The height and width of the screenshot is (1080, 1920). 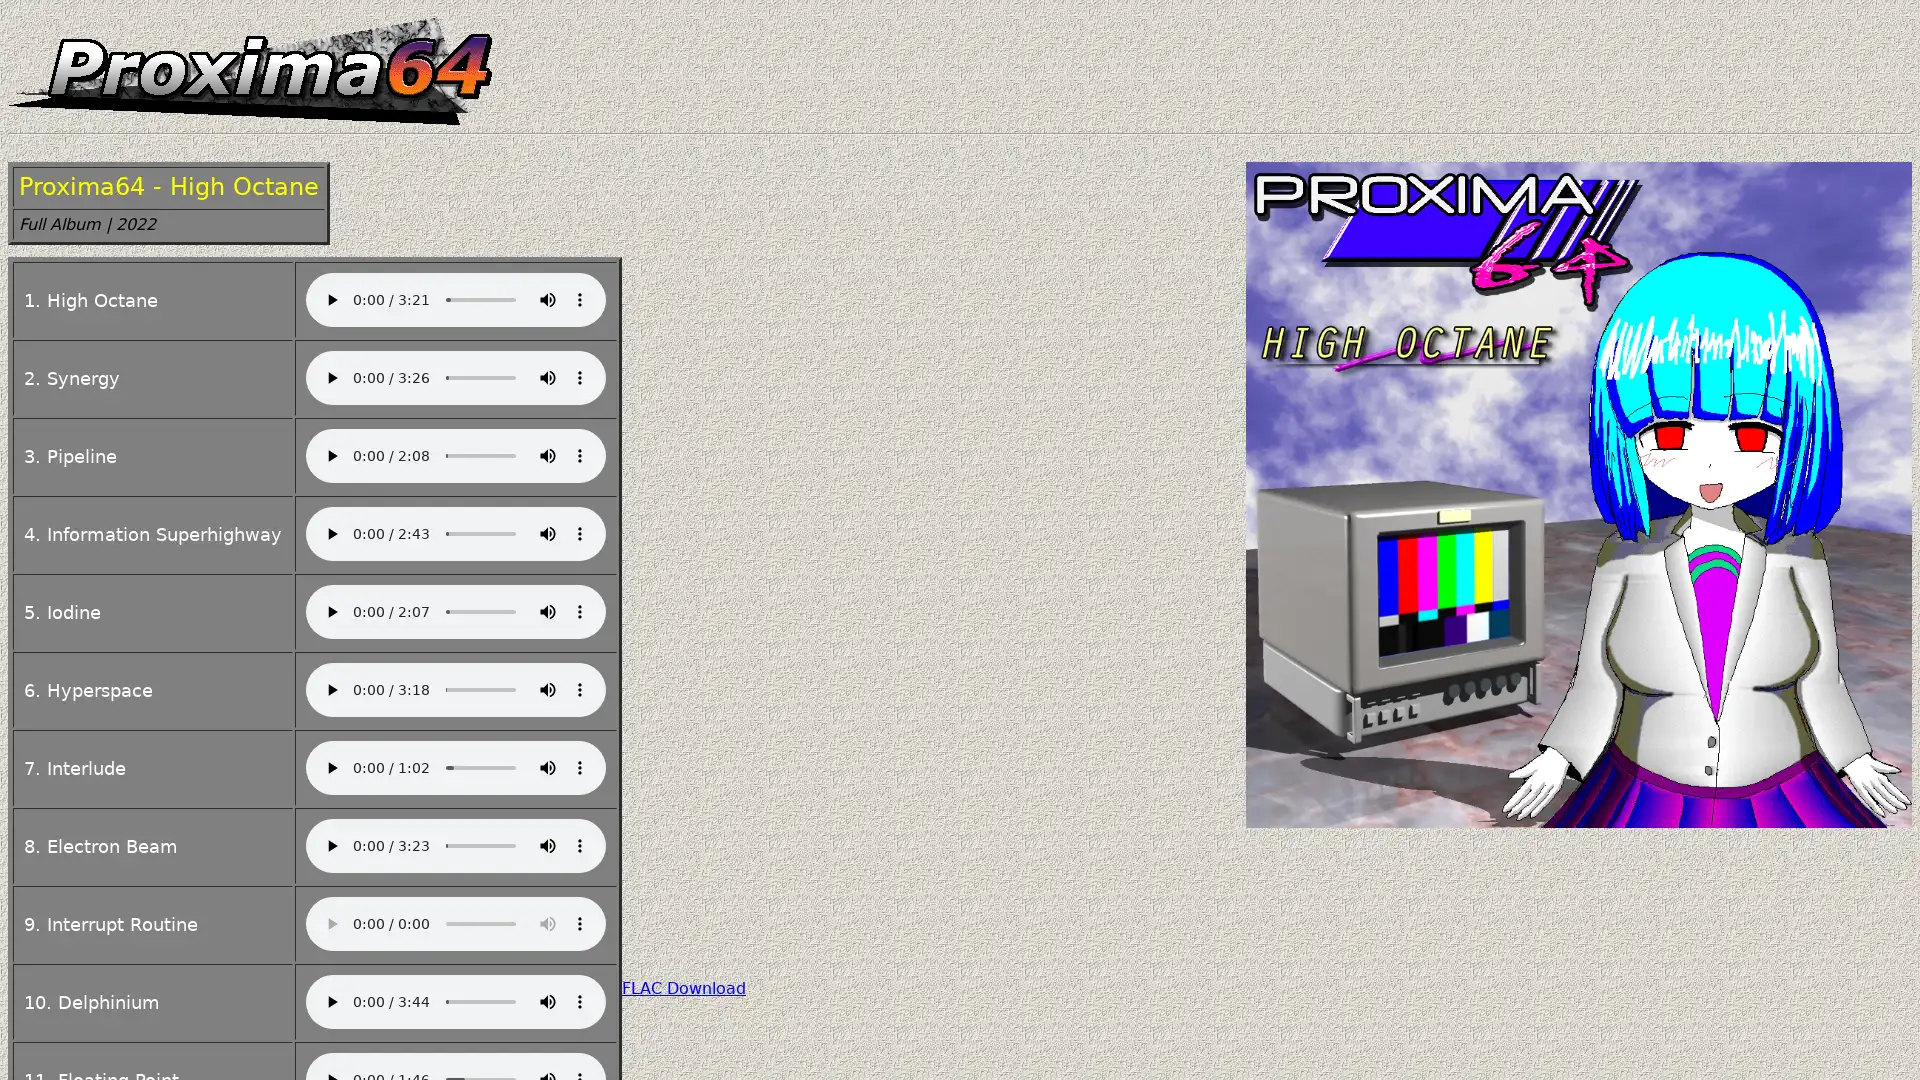 What do you see at coordinates (547, 689) in the screenshot?
I see `mute` at bounding box center [547, 689].